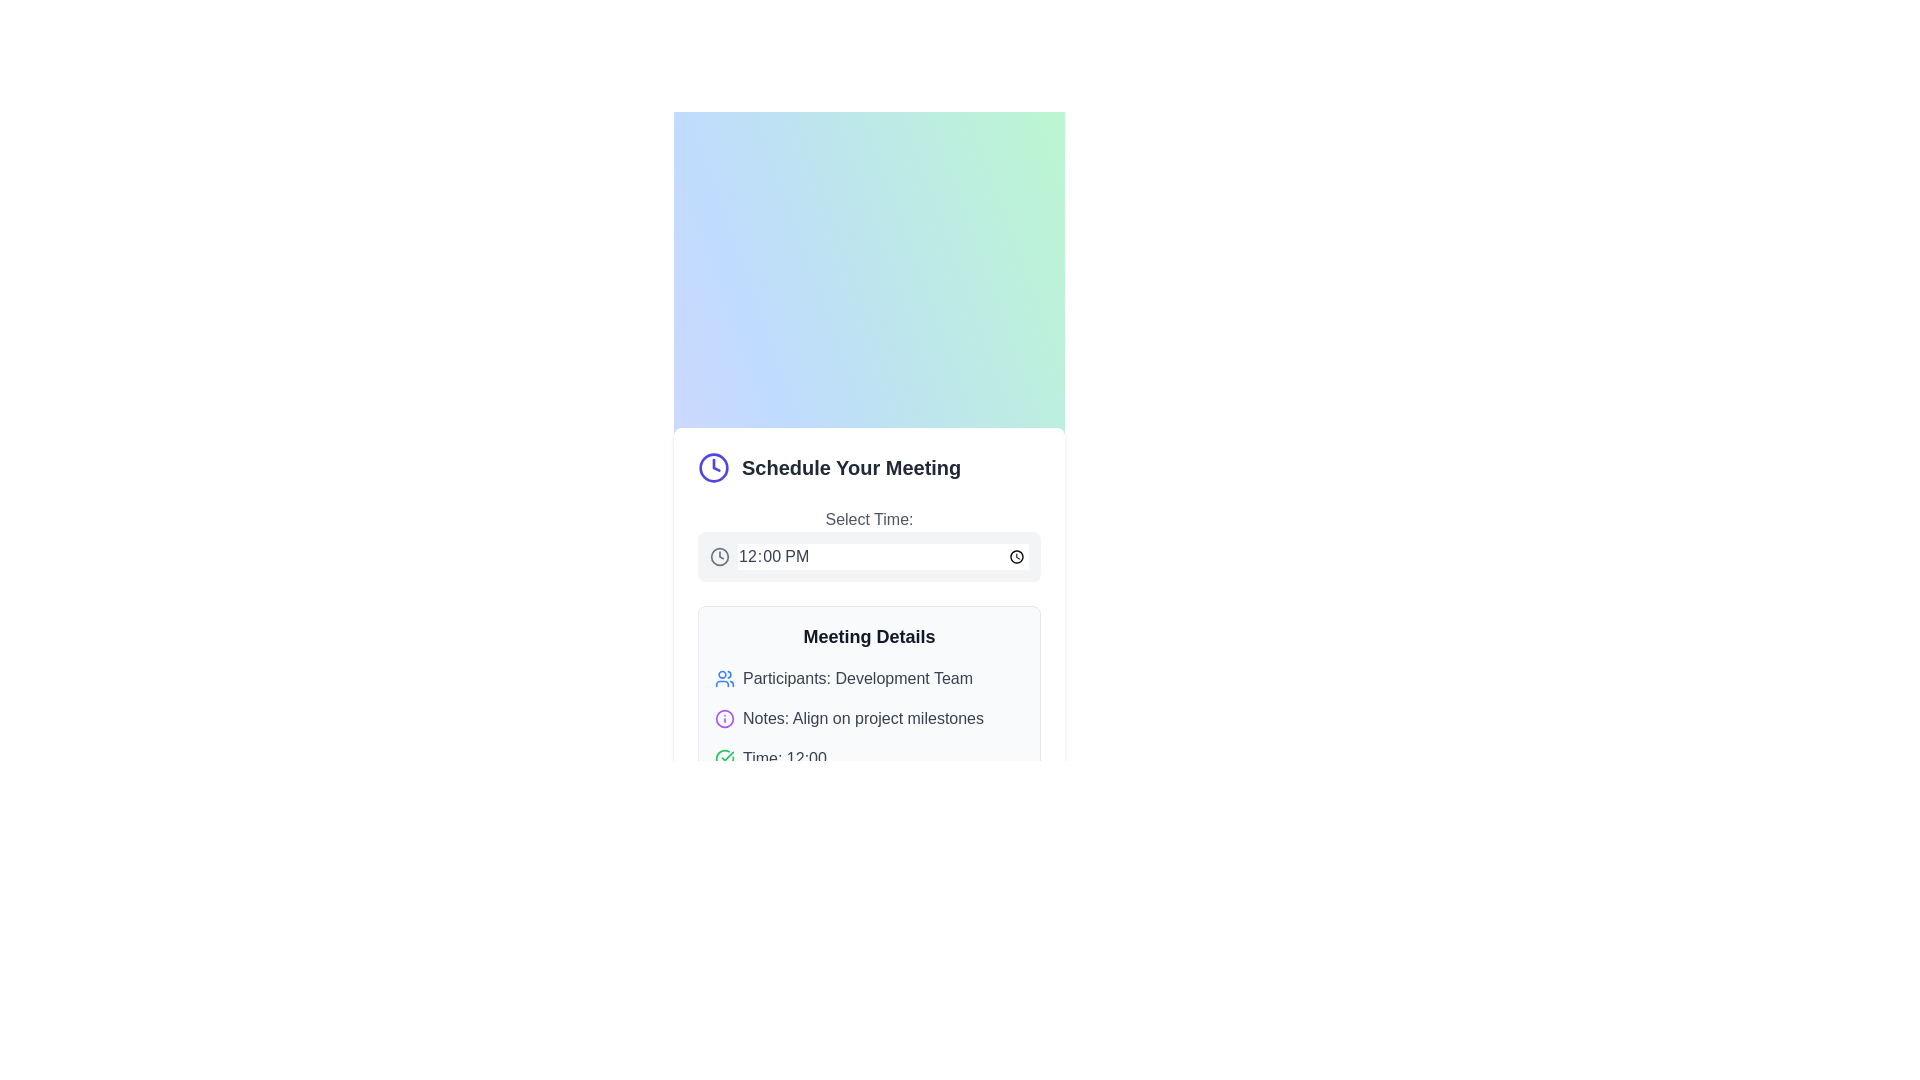 The width and height of the screenshot is (1920, 1080). I want to click on on the Time selection input field labeled 'Select Time:', so click(869, 544).